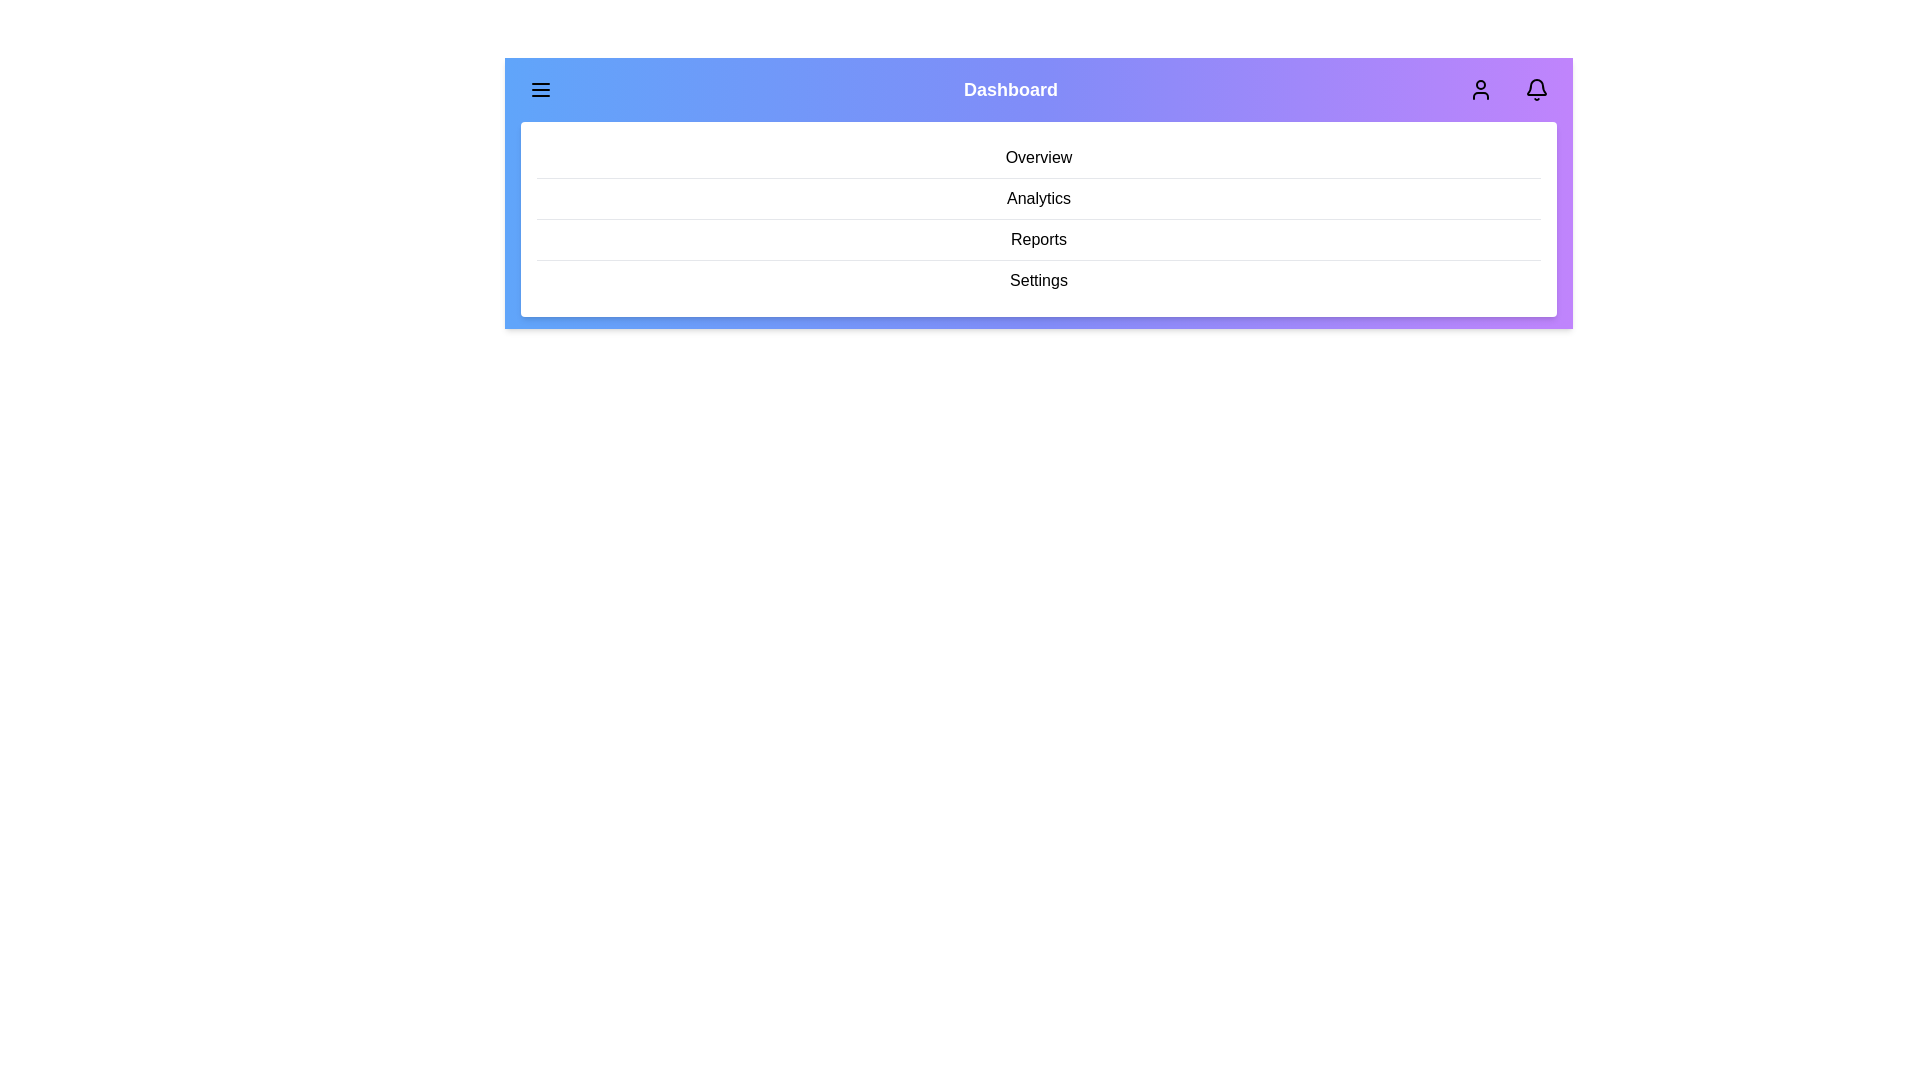 The height and width of the screenshot is (1080, 1920). What do you see at coordinates (1038, 239) in the screenshot?
I see `the menu item Reports from the menu` at bounding box center [1038, 239].